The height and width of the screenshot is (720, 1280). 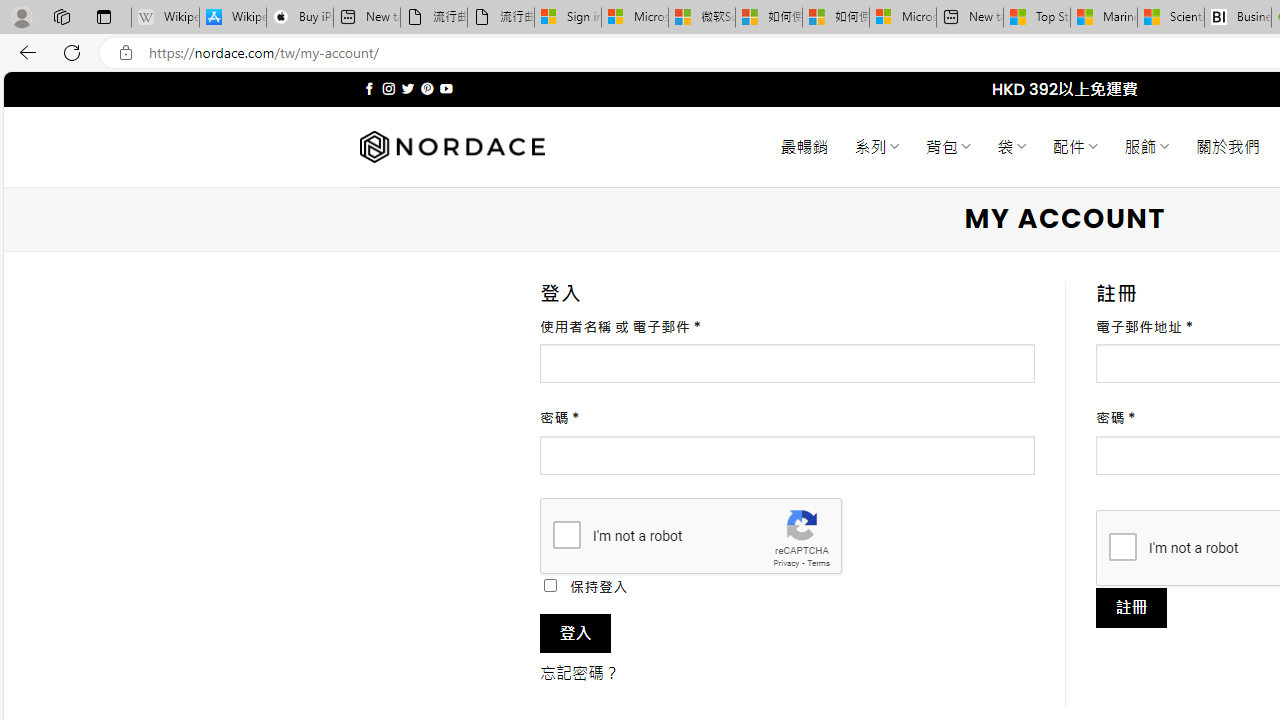 I want to click on 'Follow on Facebook', so click(x=369, y=88).